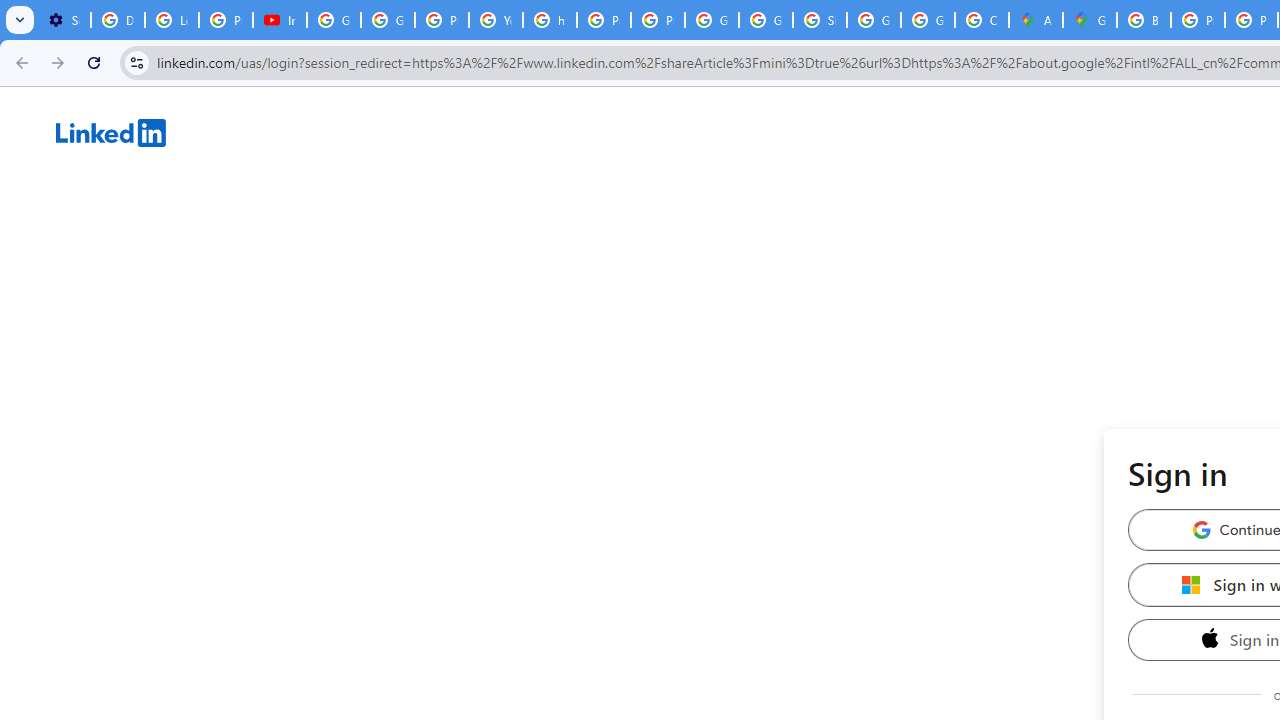  What do you see at coordinates (603, 20) in the screenshot?
I see `'Privacy Help Center - Policies Help'` at bounding box center [603, 20].